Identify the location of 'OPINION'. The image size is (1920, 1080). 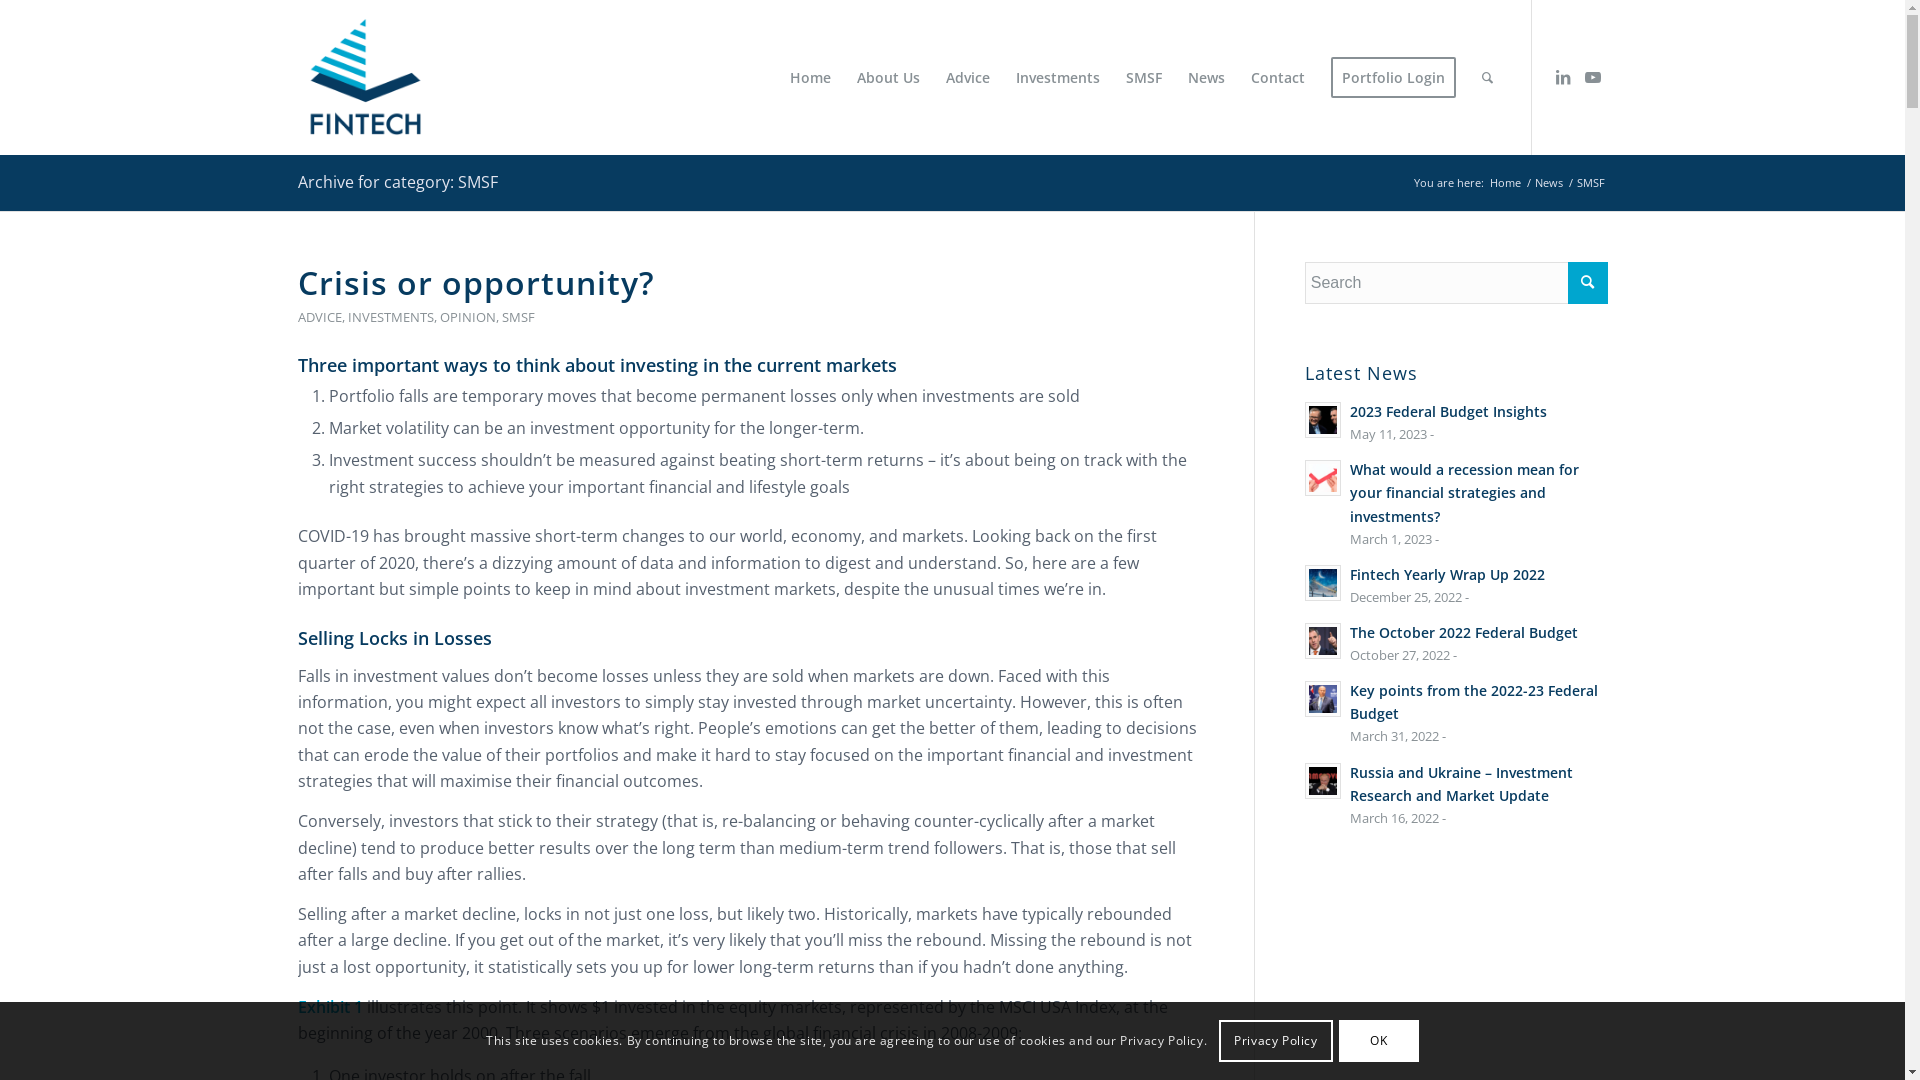
(439, 315).